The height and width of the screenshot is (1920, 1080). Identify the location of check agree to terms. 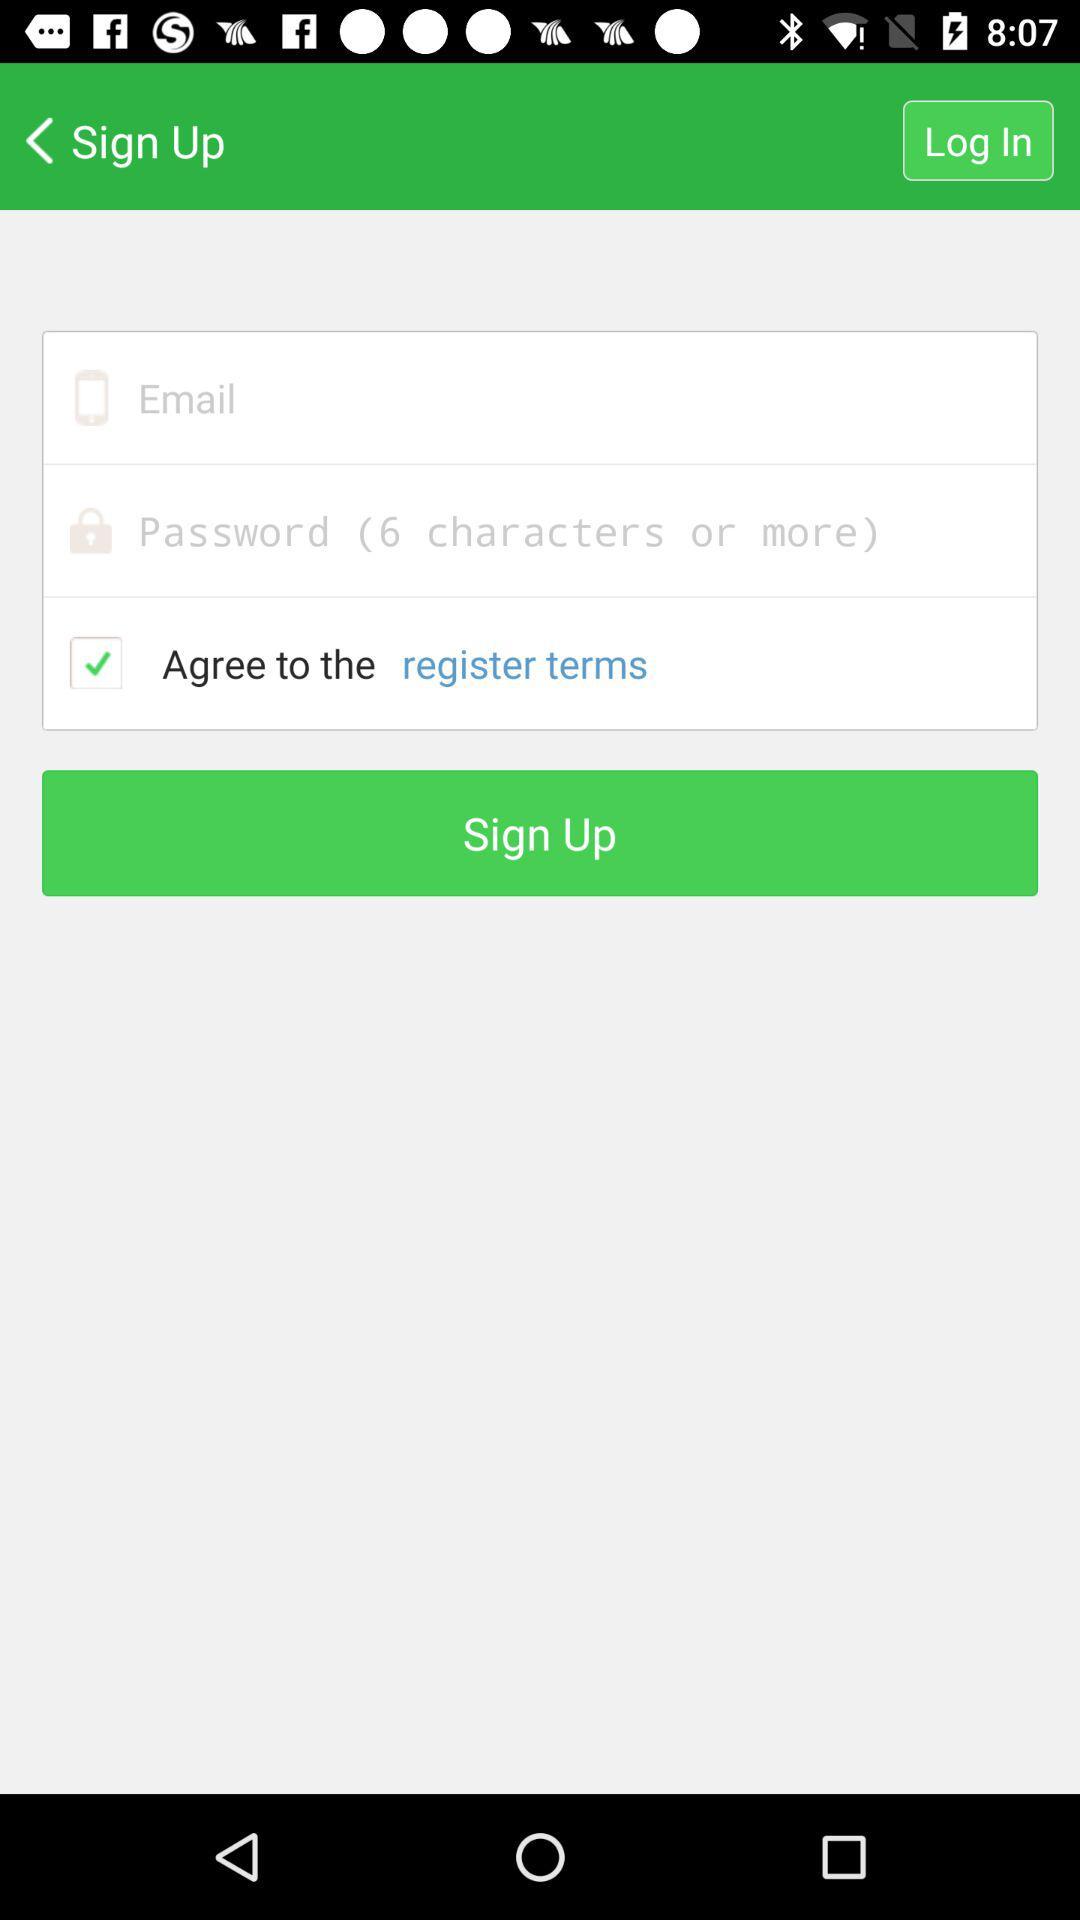
(96, 662).